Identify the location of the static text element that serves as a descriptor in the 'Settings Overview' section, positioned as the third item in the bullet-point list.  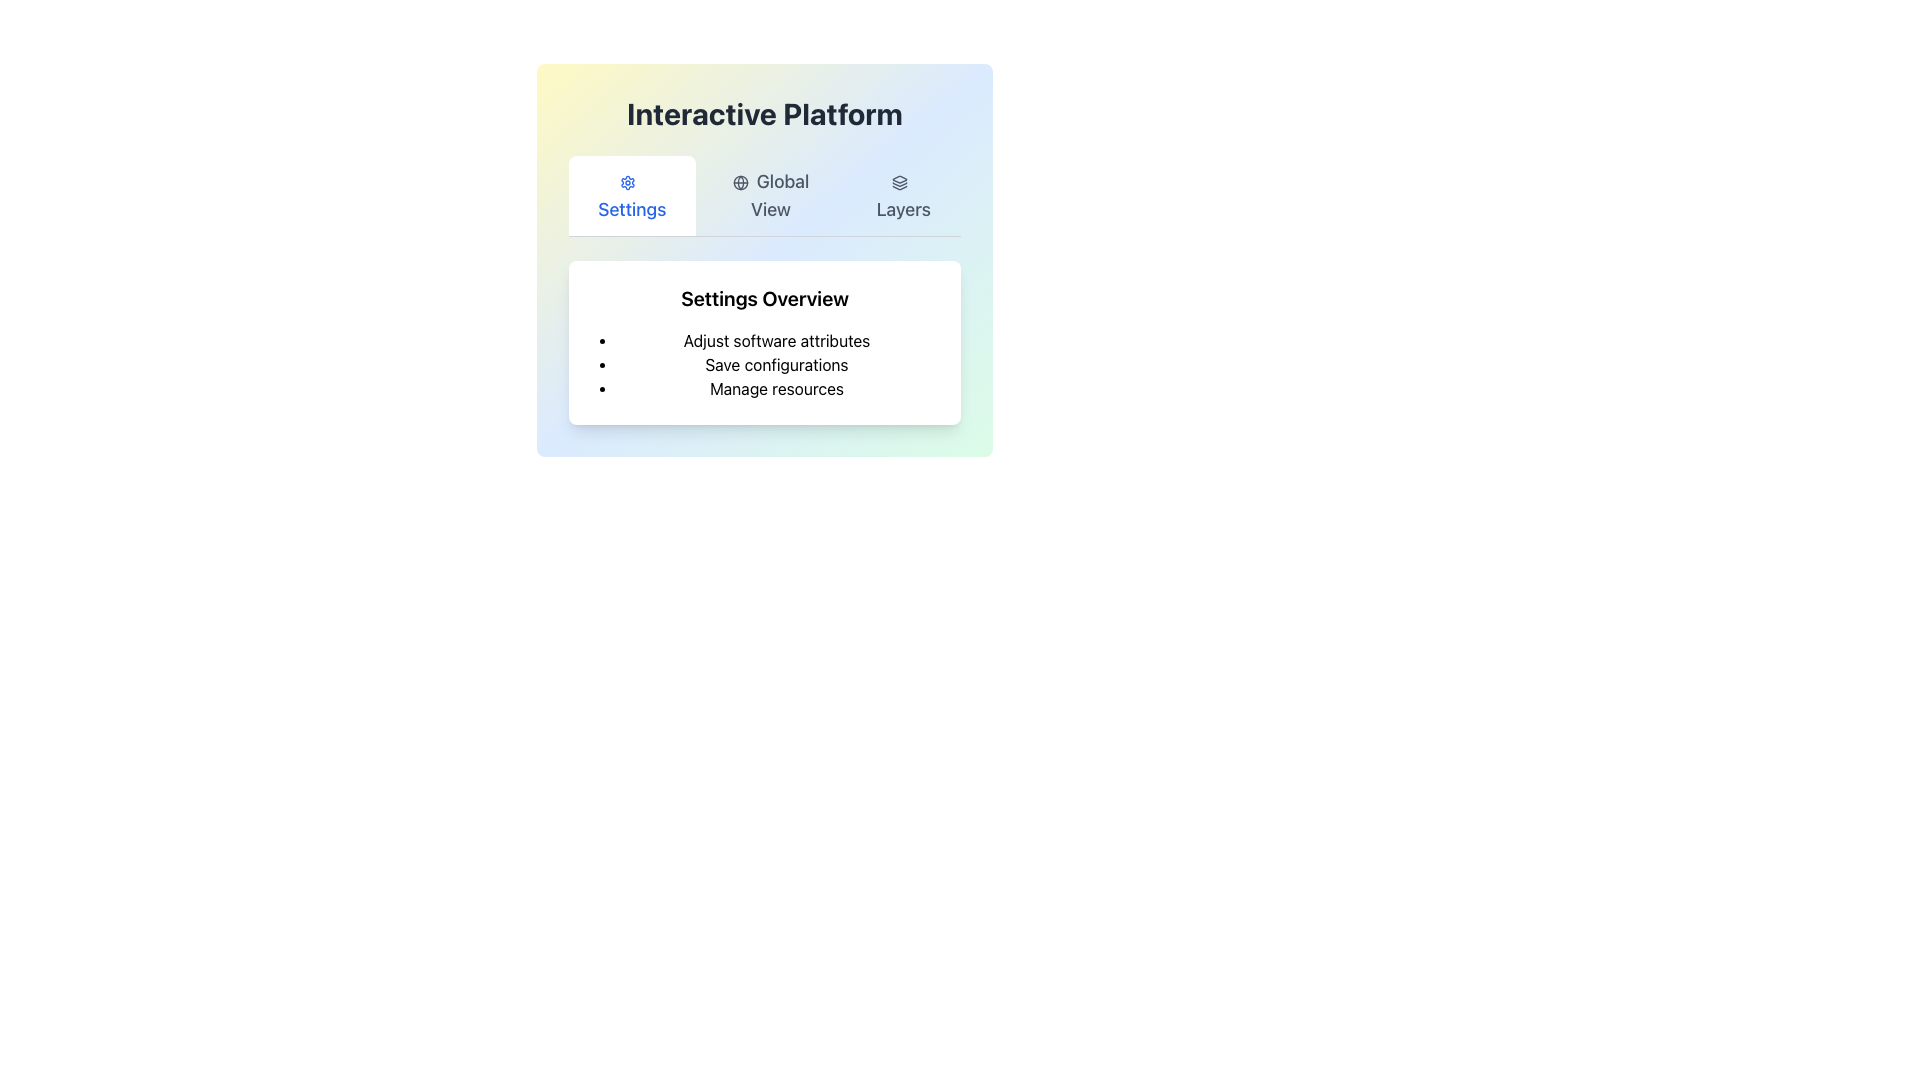
(776, 389).